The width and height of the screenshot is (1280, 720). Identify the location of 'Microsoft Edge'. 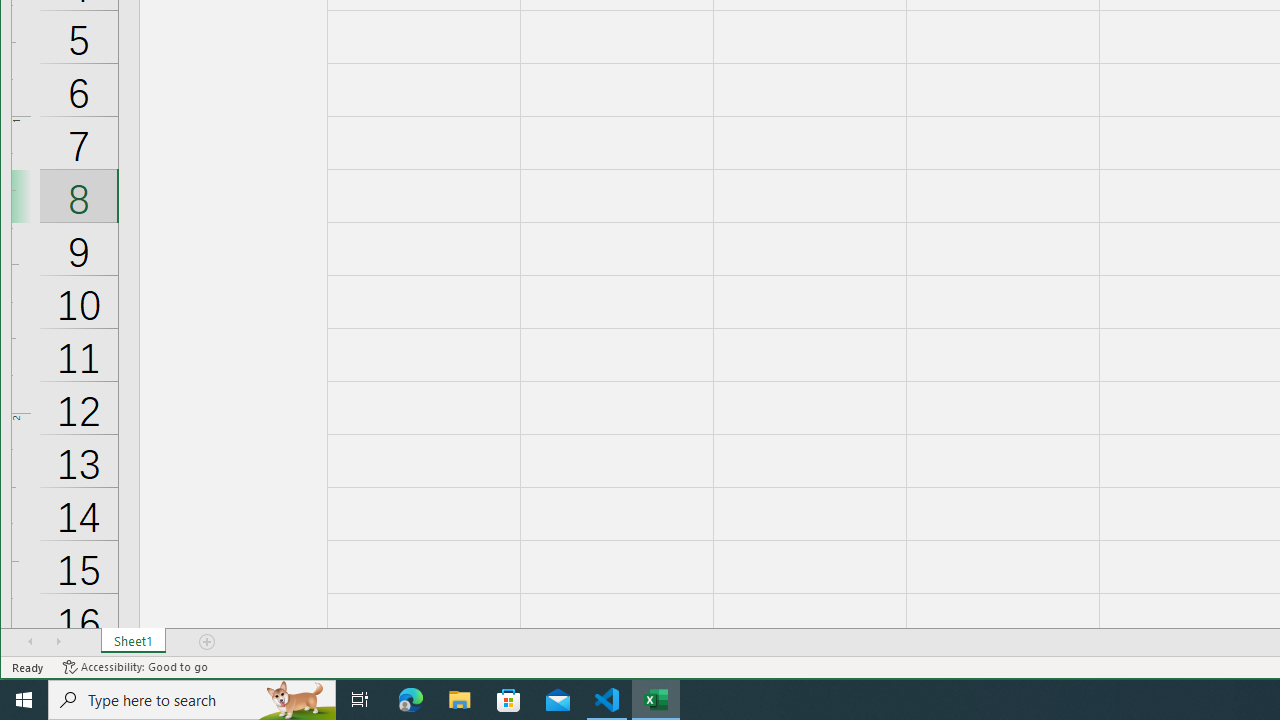
(410, 698).